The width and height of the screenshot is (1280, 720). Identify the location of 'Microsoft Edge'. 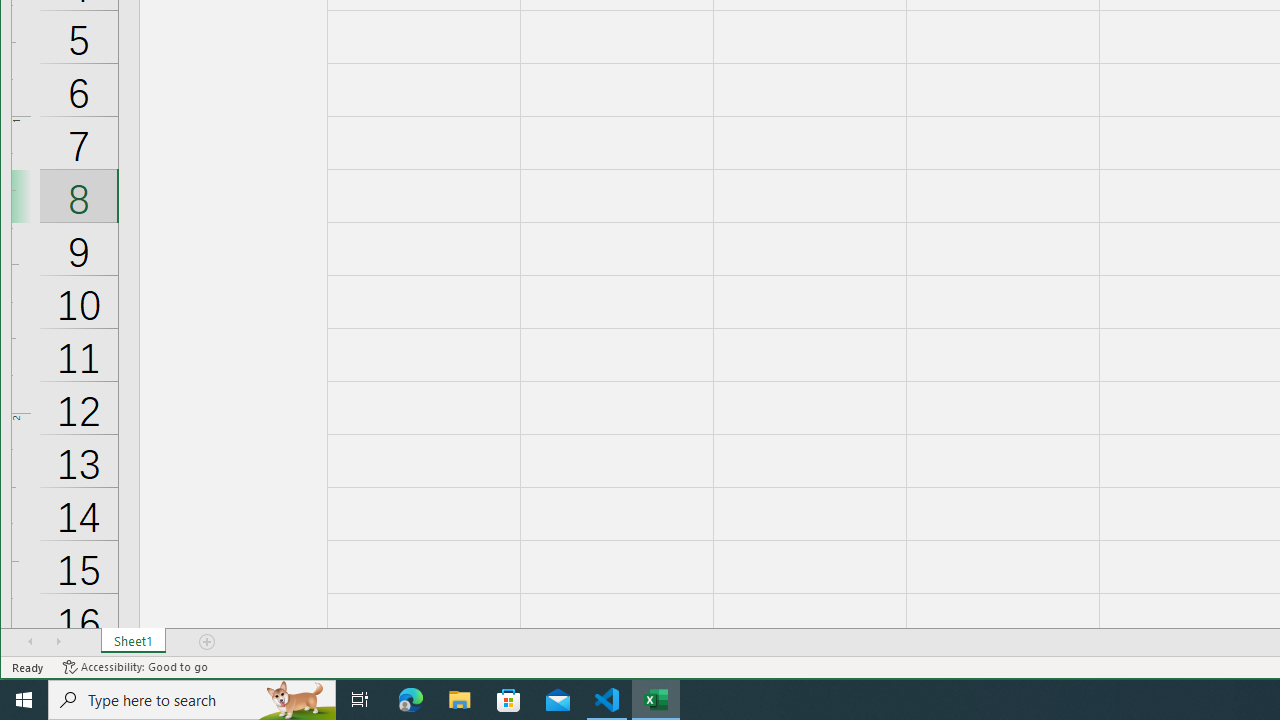
(410, 698).